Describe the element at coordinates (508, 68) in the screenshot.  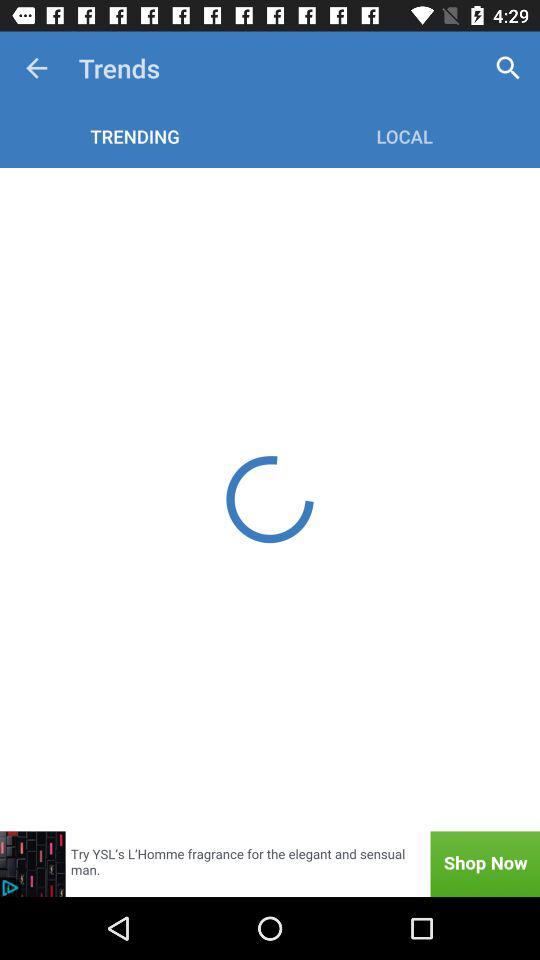
I see `the item to the right of trends item` at that location.